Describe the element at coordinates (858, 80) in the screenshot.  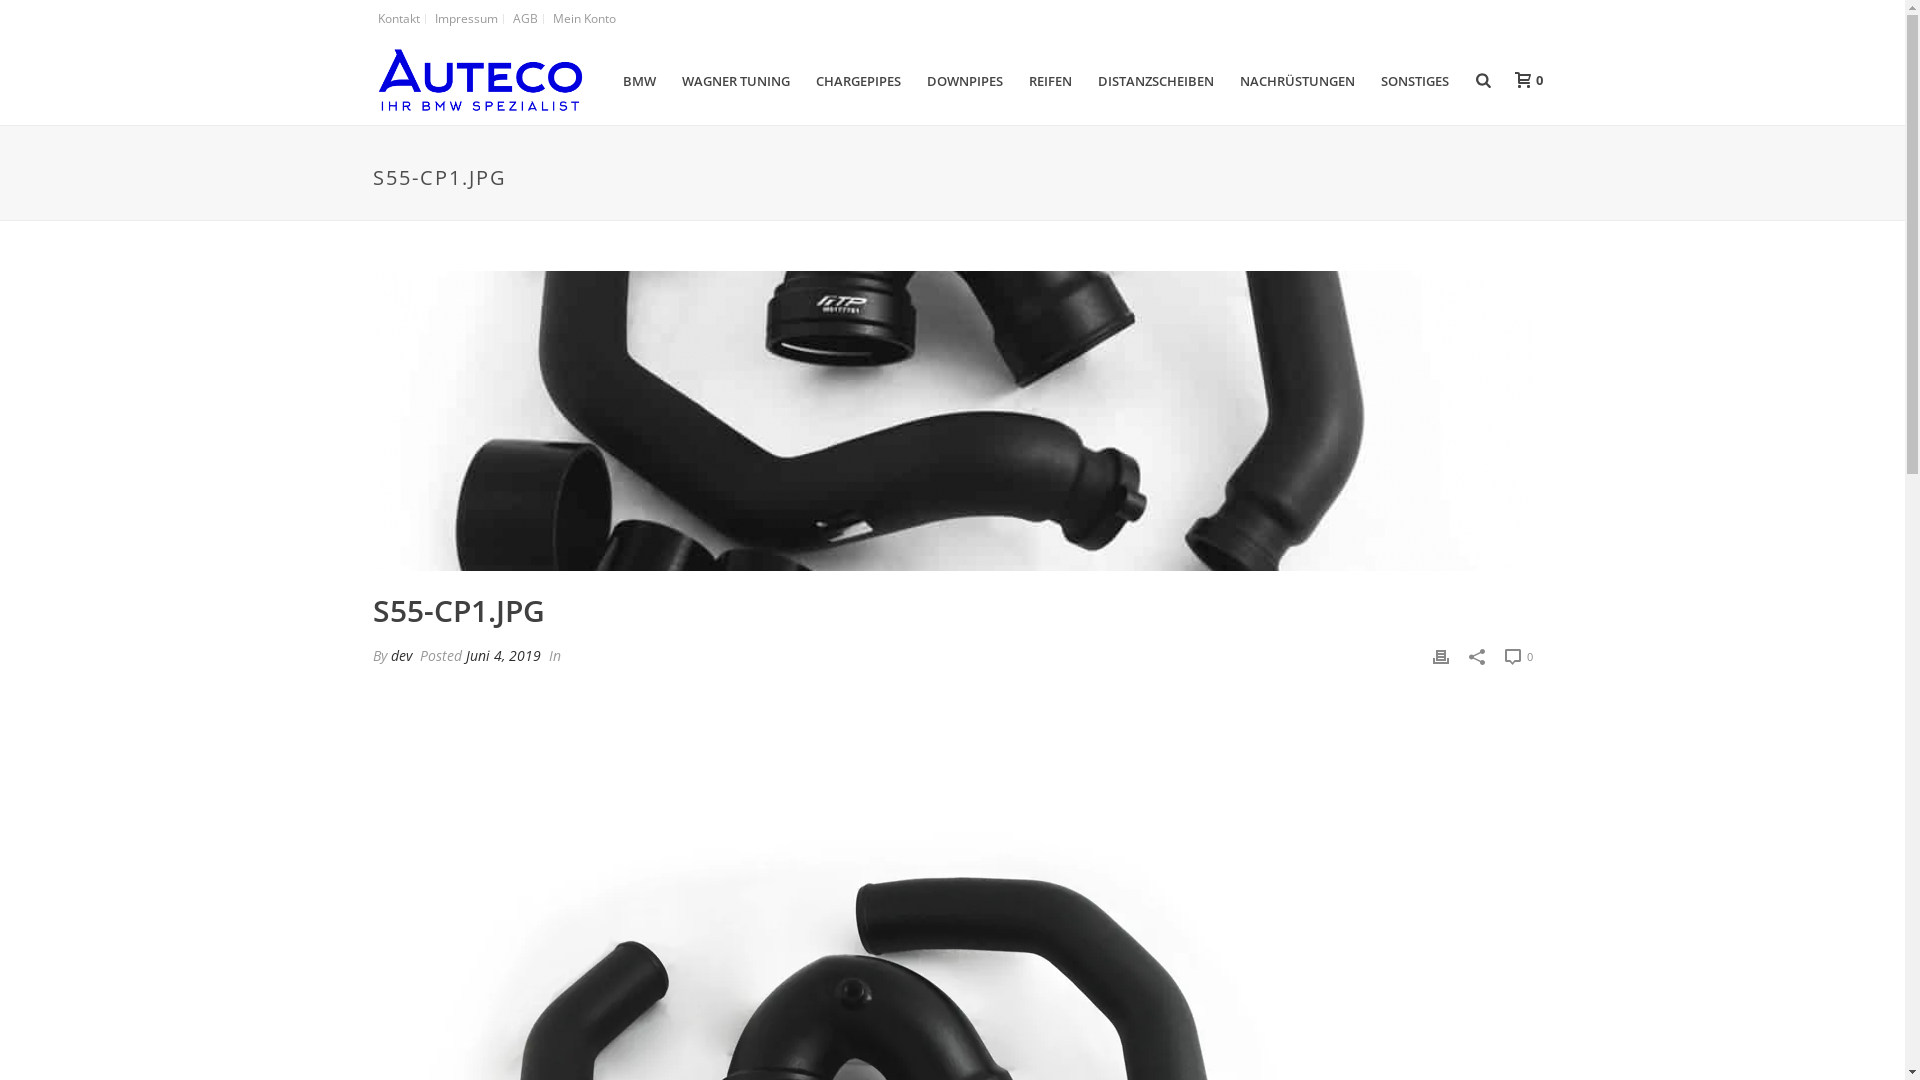
I see `'CHARGEPIPES'` at that location.